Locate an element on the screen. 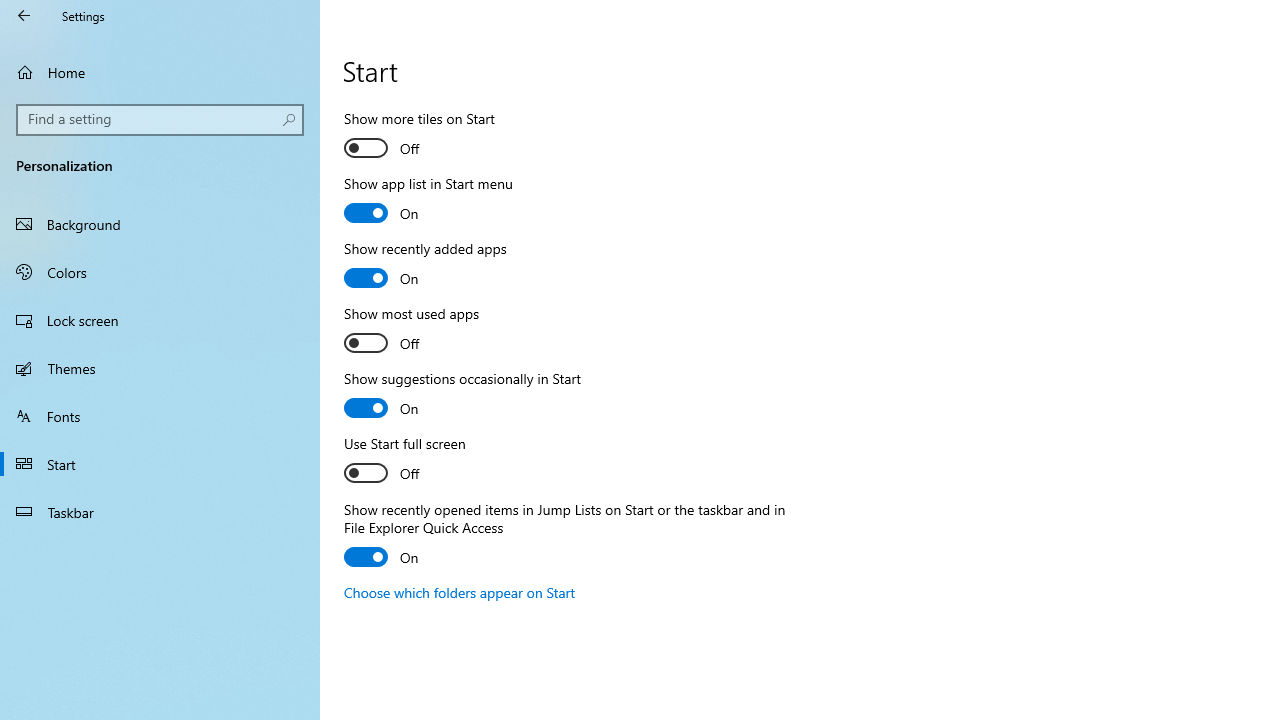 This screenshot has height=720, width=1280. 'Background' is located at coordinates (160, 223).